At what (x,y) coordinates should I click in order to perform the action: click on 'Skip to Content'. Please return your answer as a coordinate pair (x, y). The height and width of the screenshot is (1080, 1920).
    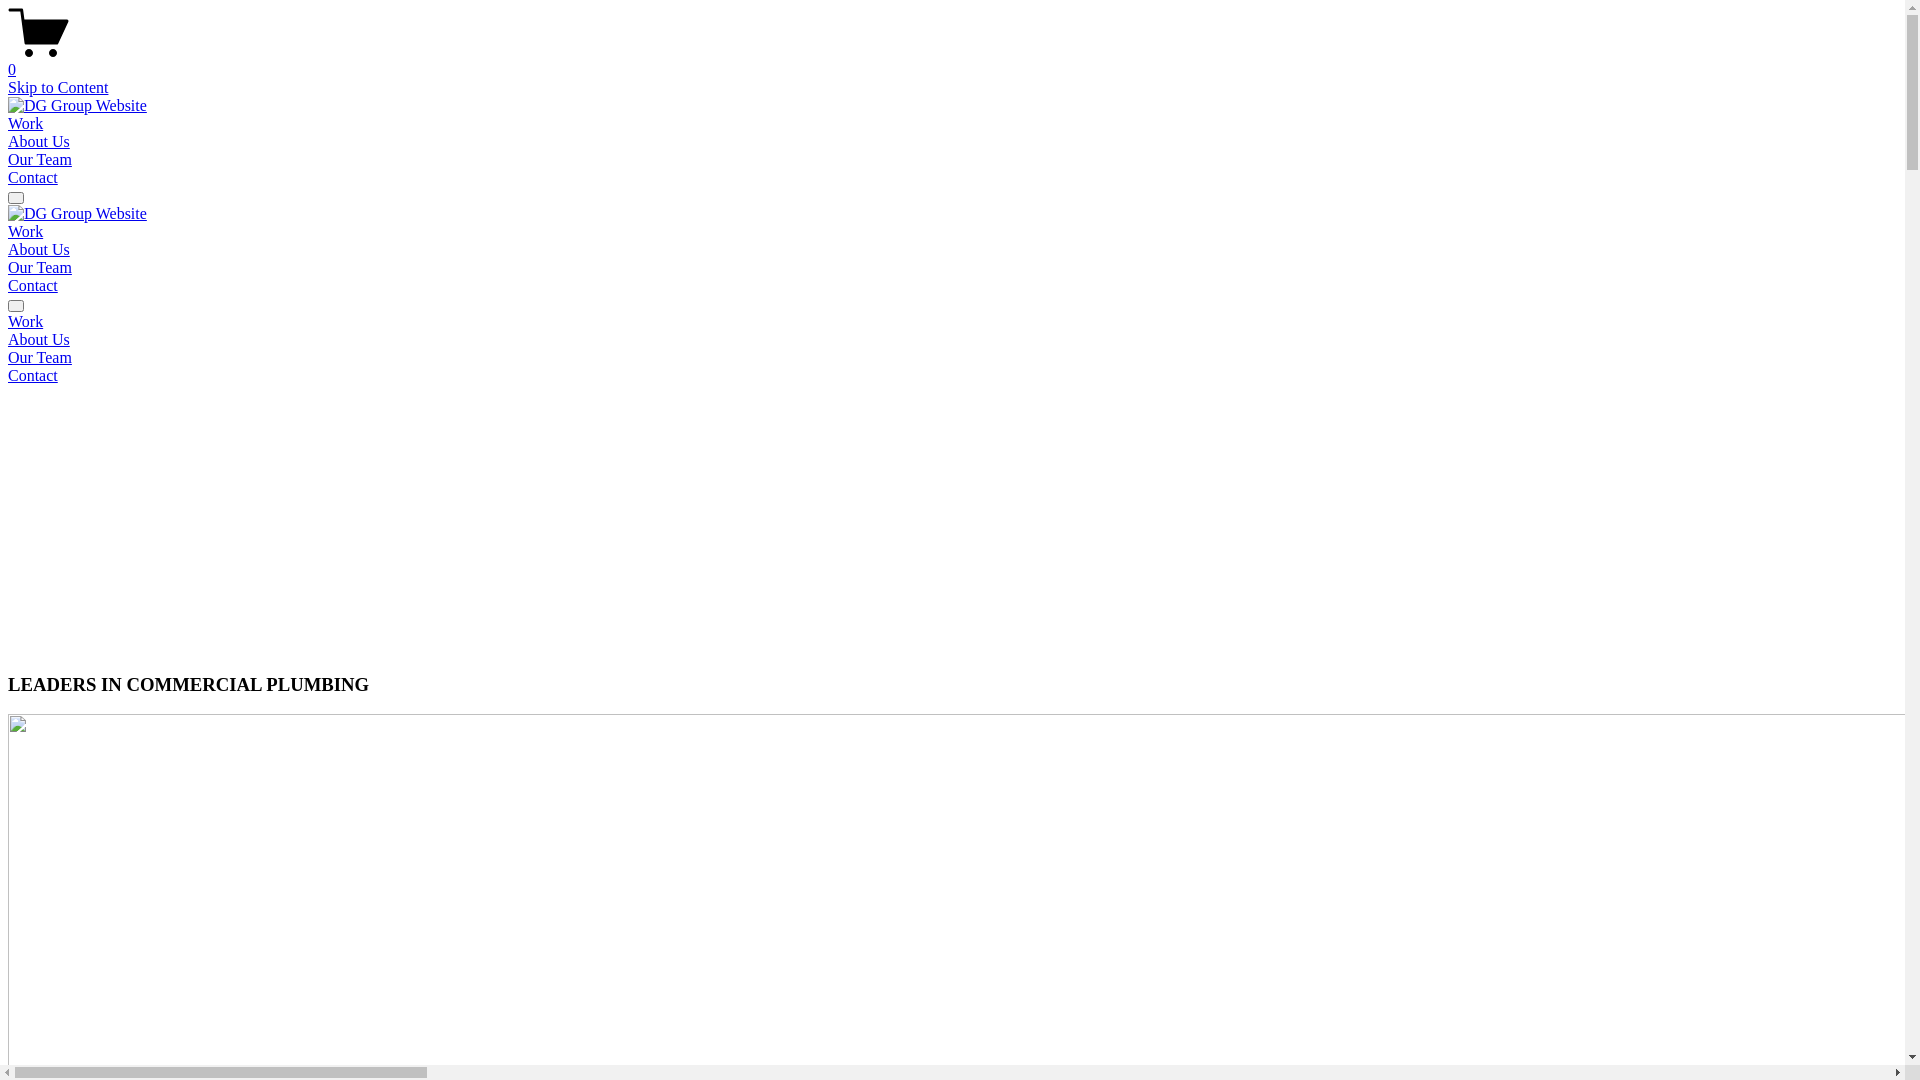
    Looking at the image, I should click on (57, 86).